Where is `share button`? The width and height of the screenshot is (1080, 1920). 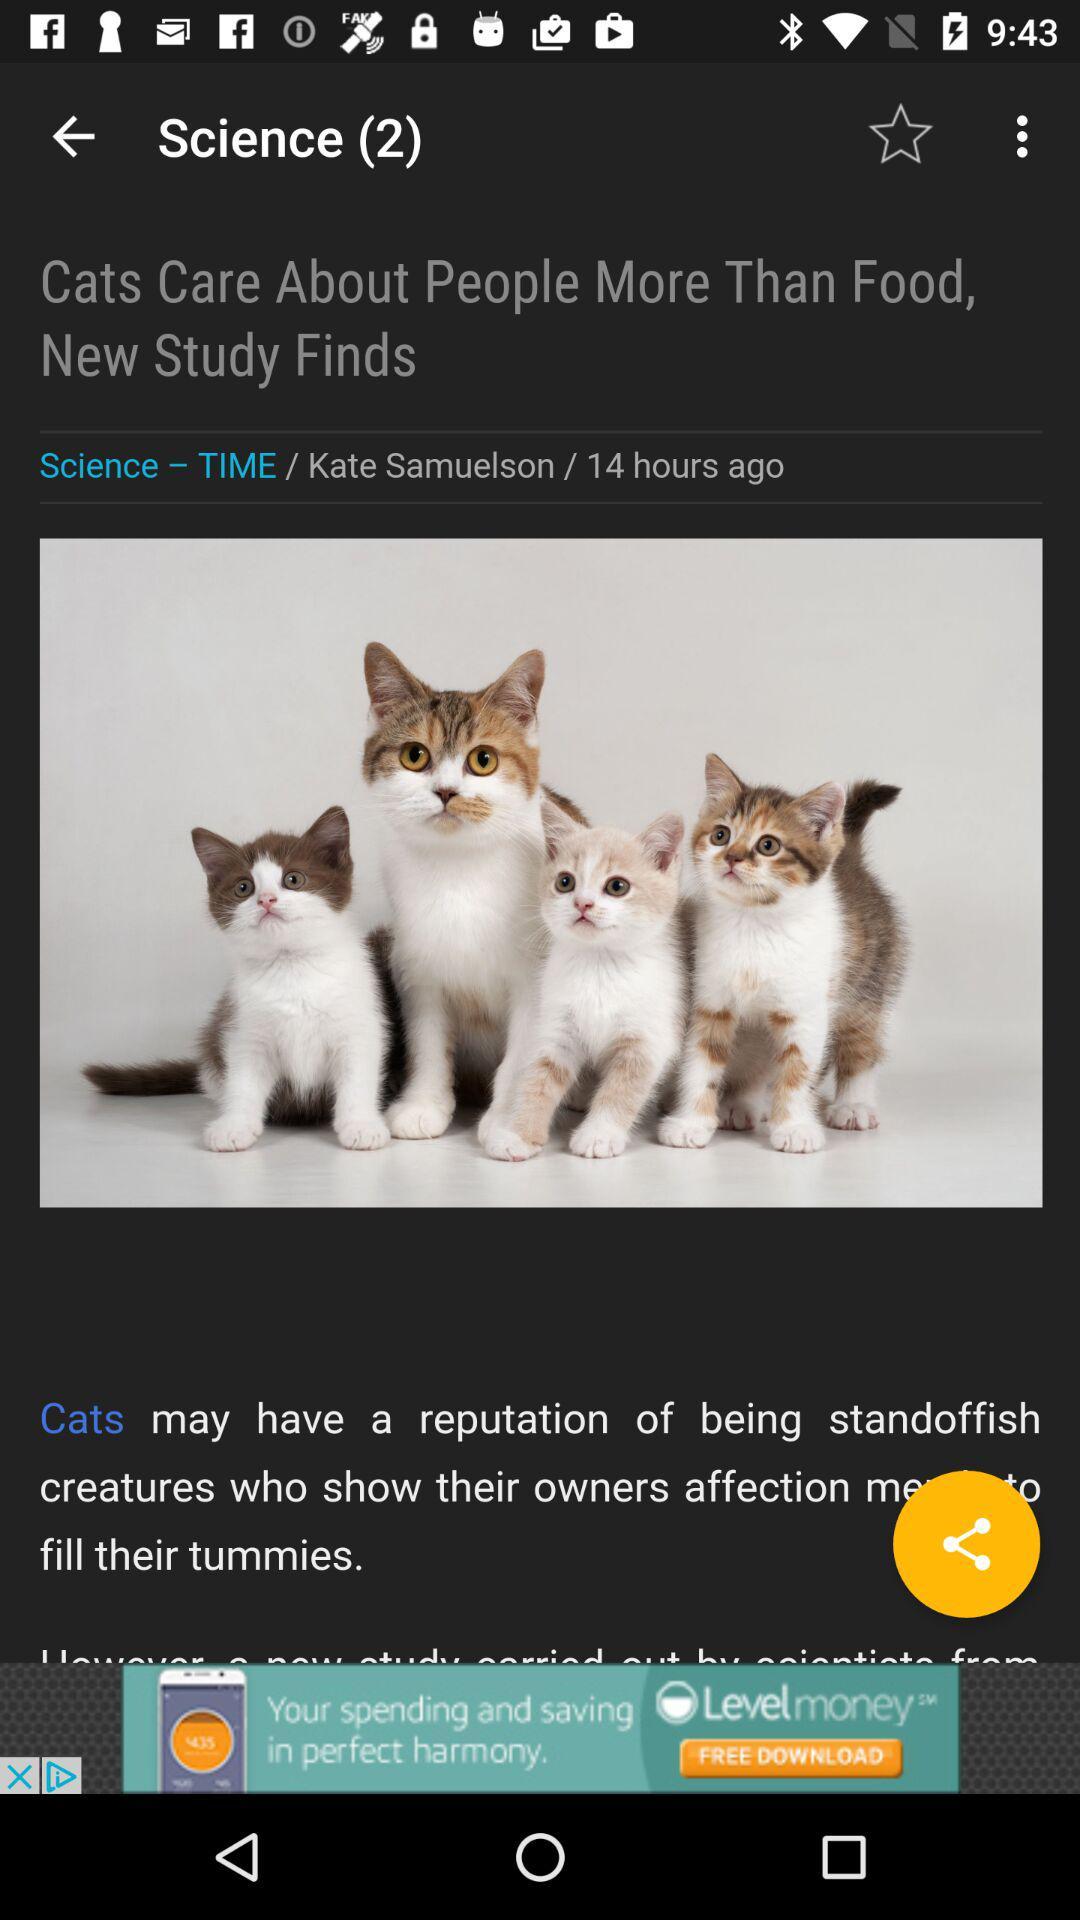 share button is located at coordinates (965, 1543).